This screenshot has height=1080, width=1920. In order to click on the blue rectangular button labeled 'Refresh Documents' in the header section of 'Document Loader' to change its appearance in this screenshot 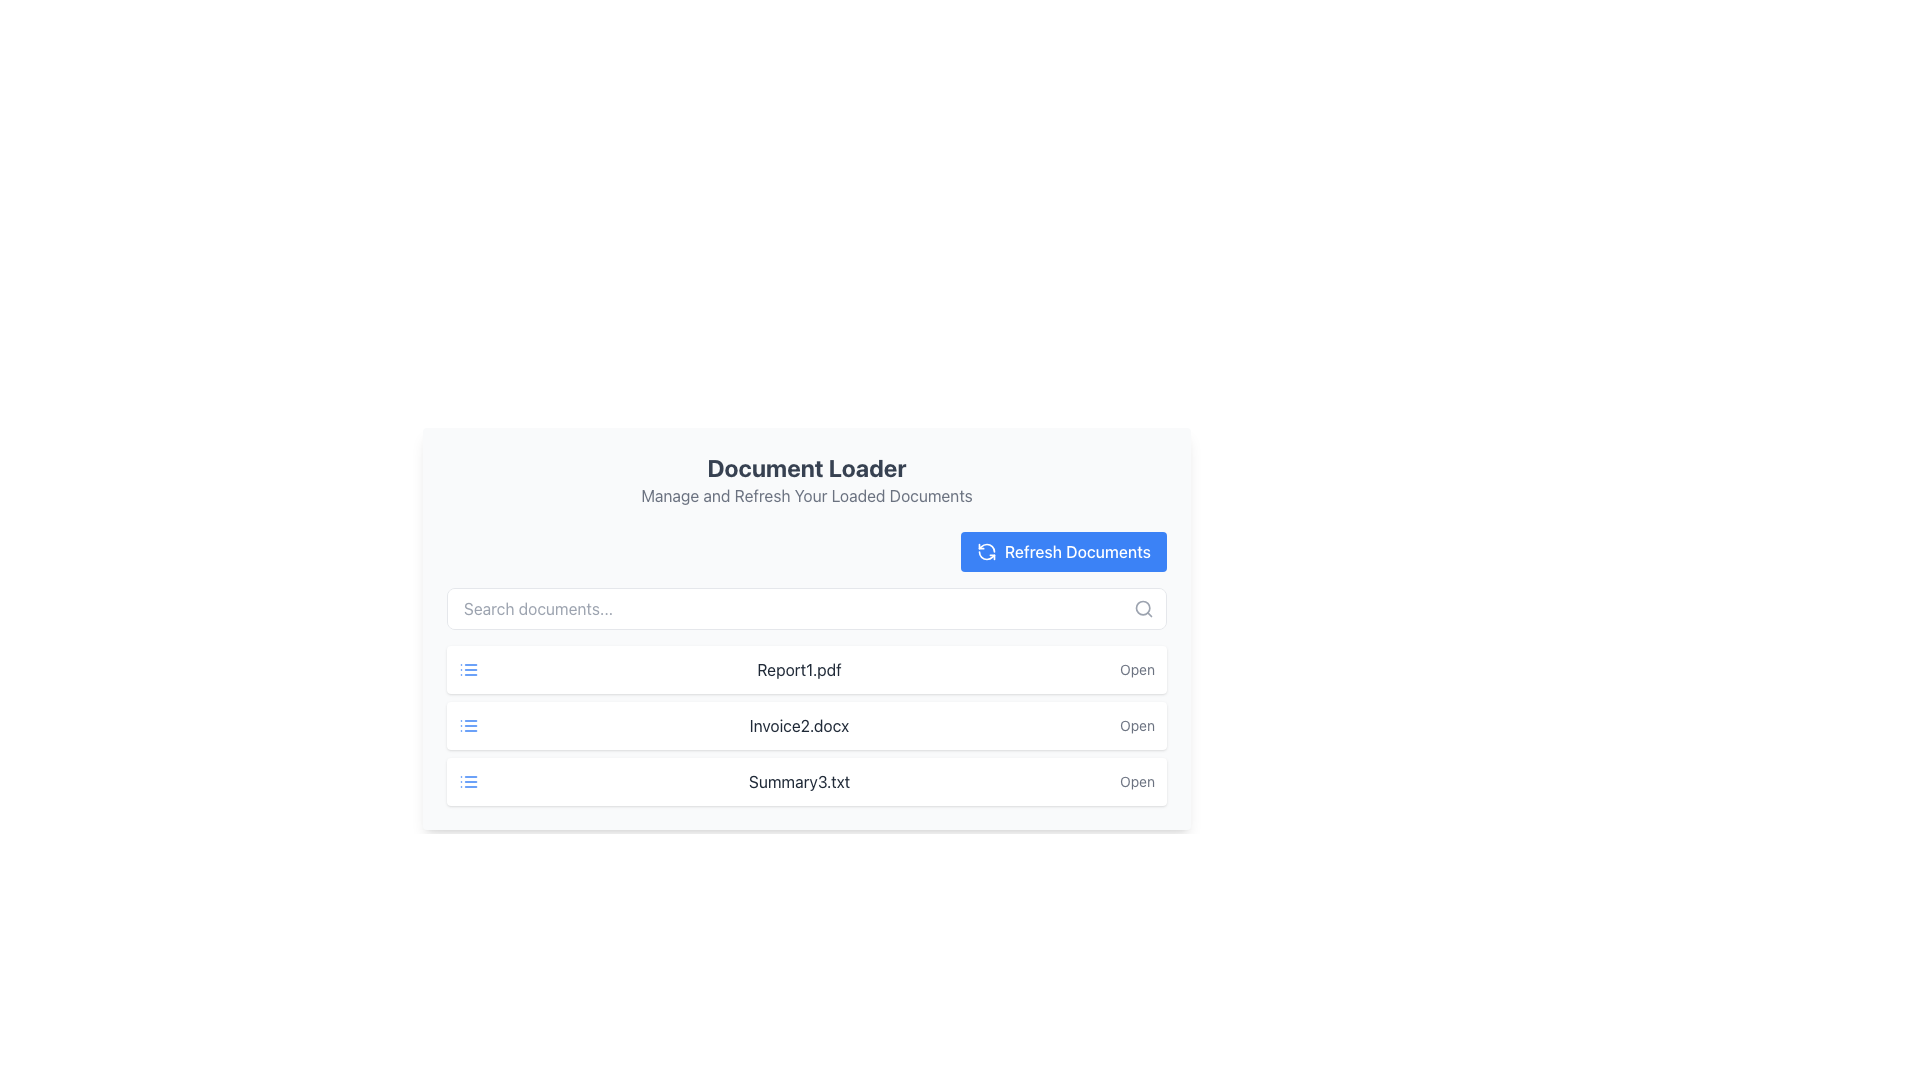, I will do `click(1062, 551)`.